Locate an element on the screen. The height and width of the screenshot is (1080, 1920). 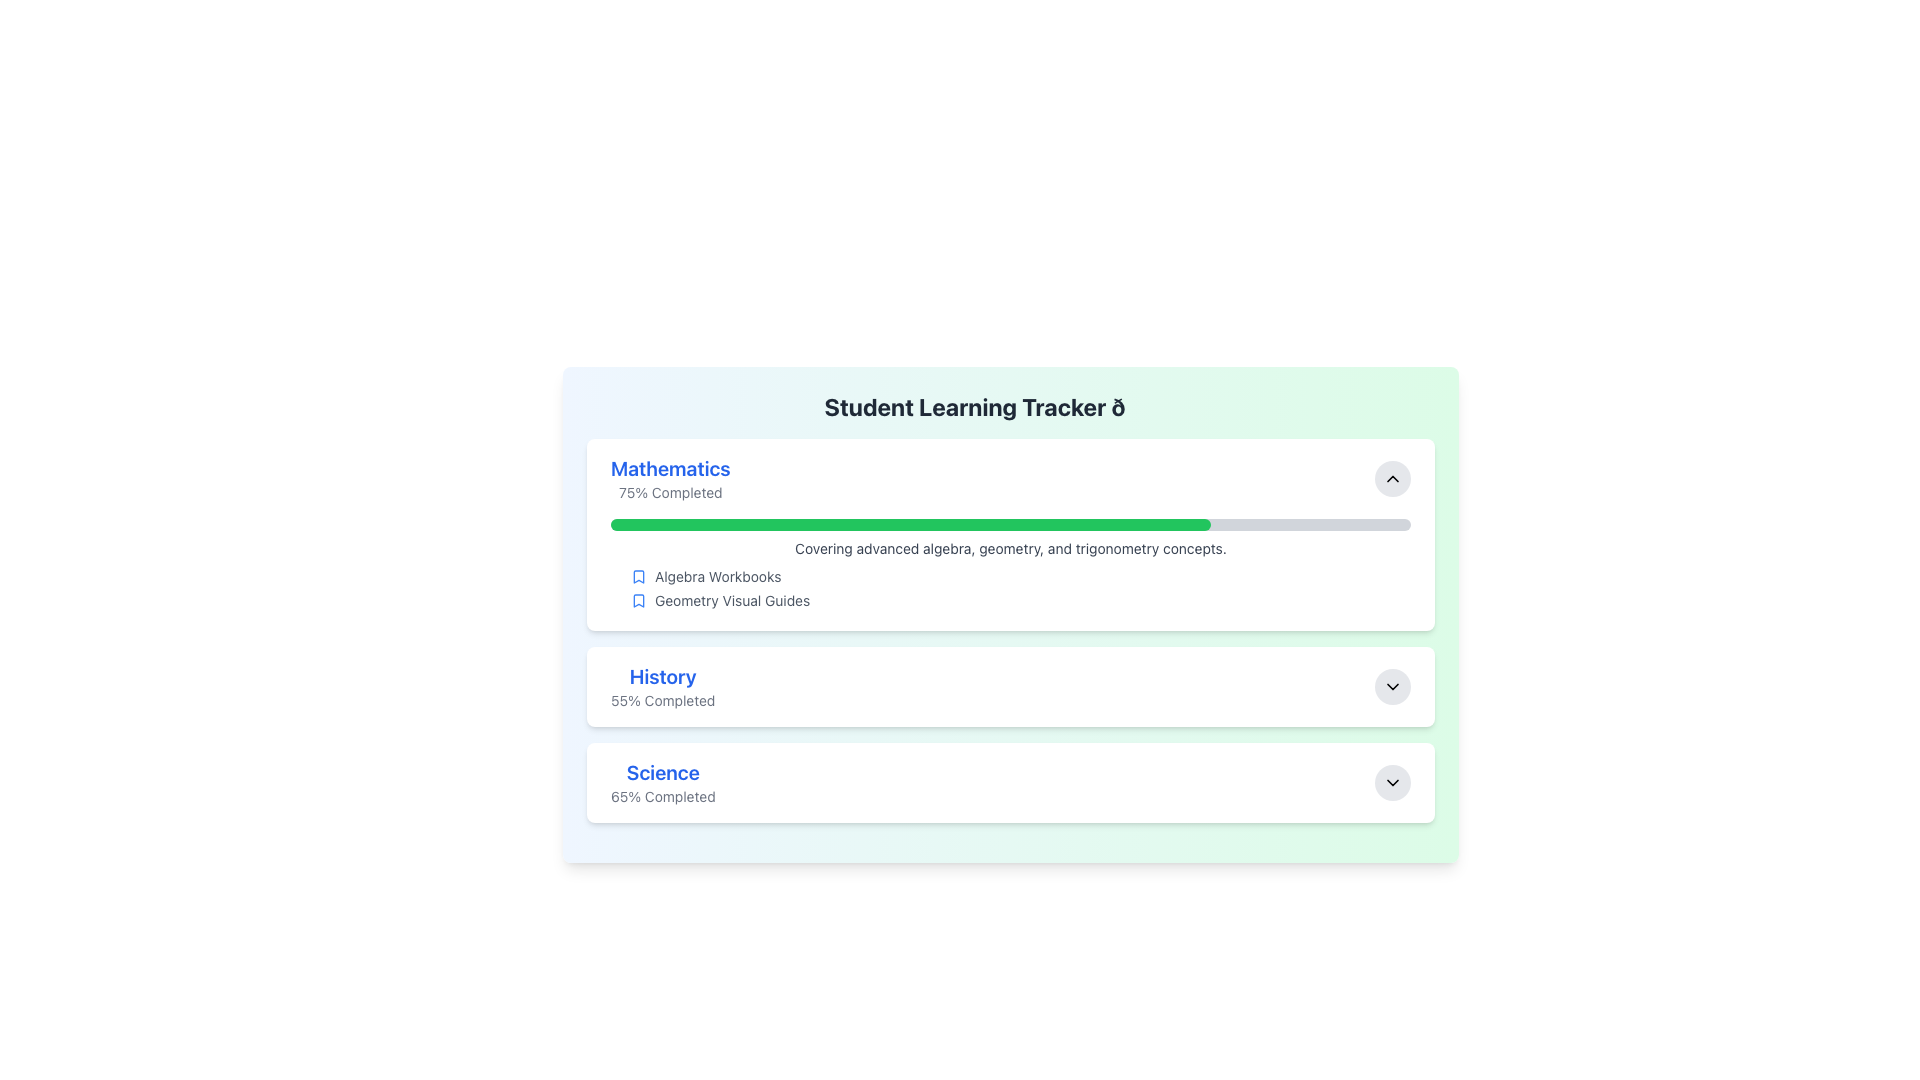
the progress bar indicating 75% completion located beneath the 'Mathematics' section header is located at coordinates (910, 523).